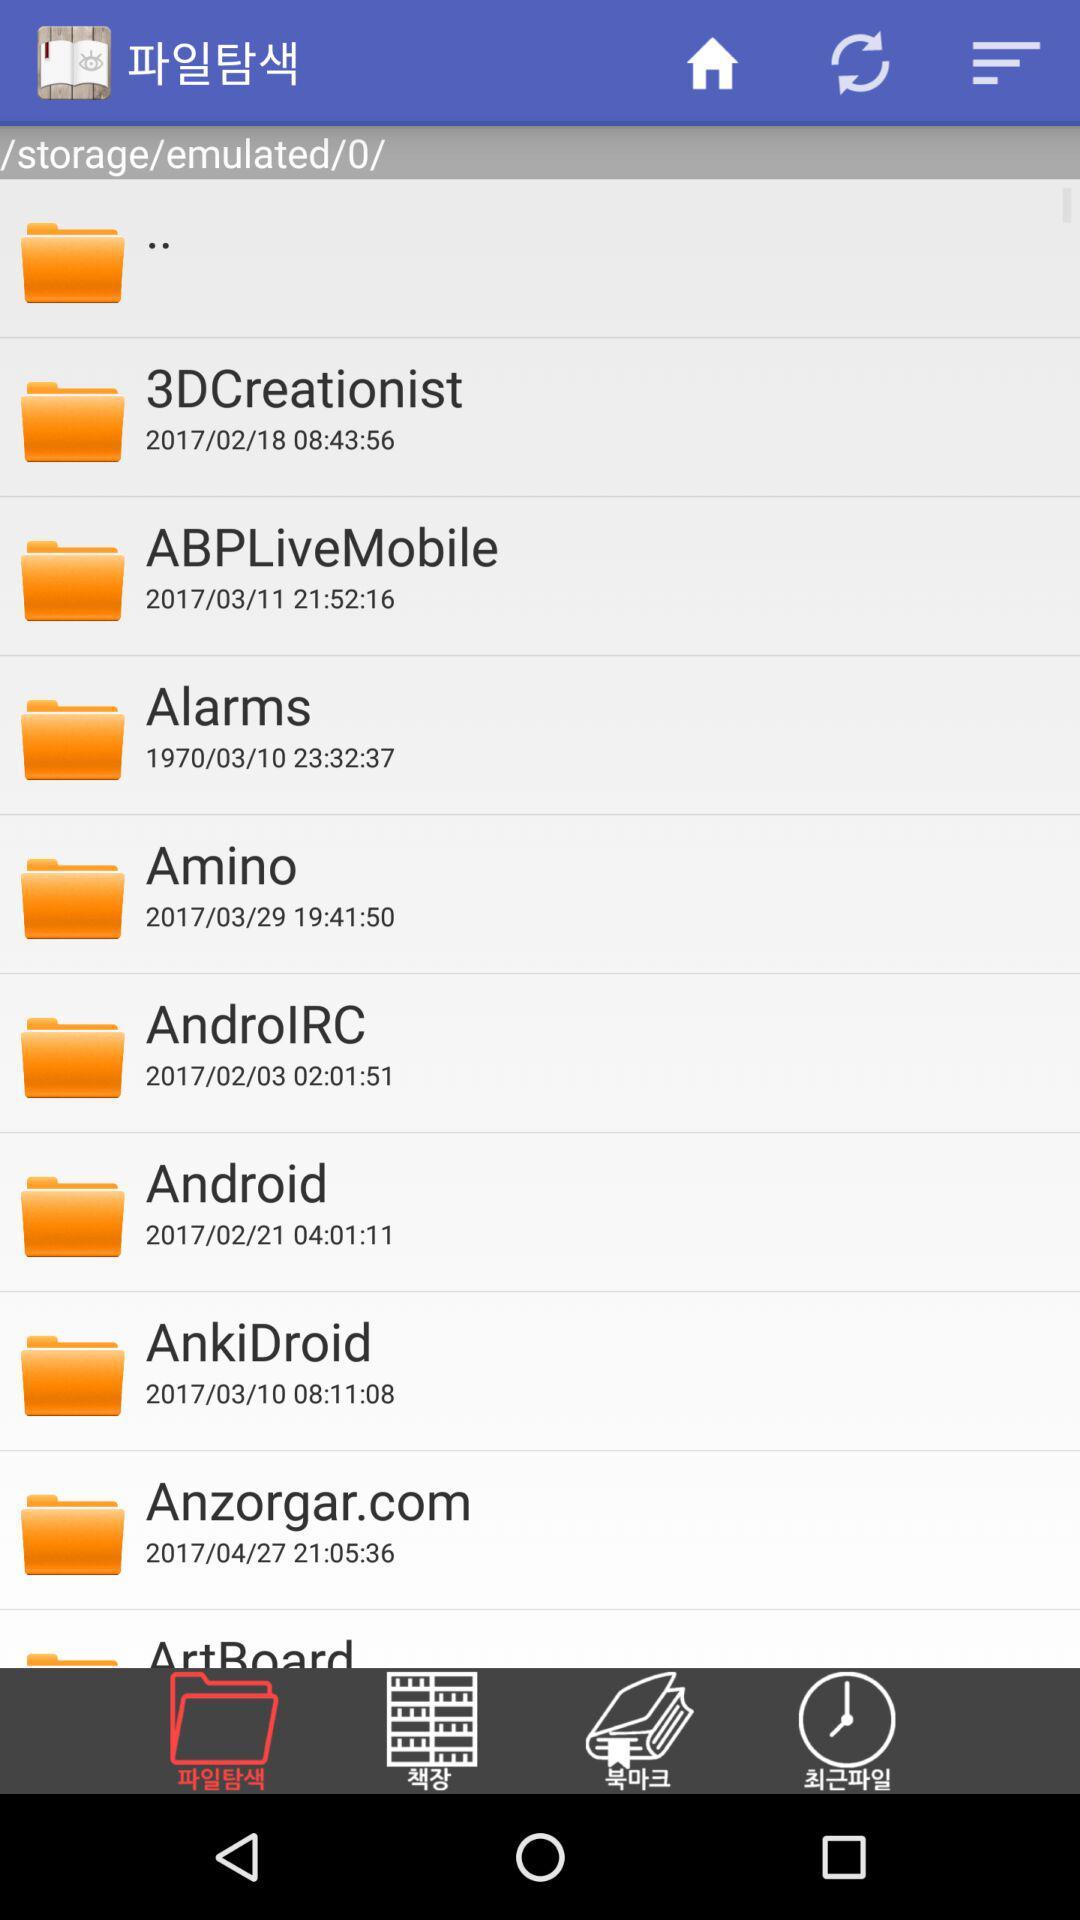  What do you see at coordinates (598, 1022) in the screenshot?
I see `androirc app` at bounding box center [598, 1022].